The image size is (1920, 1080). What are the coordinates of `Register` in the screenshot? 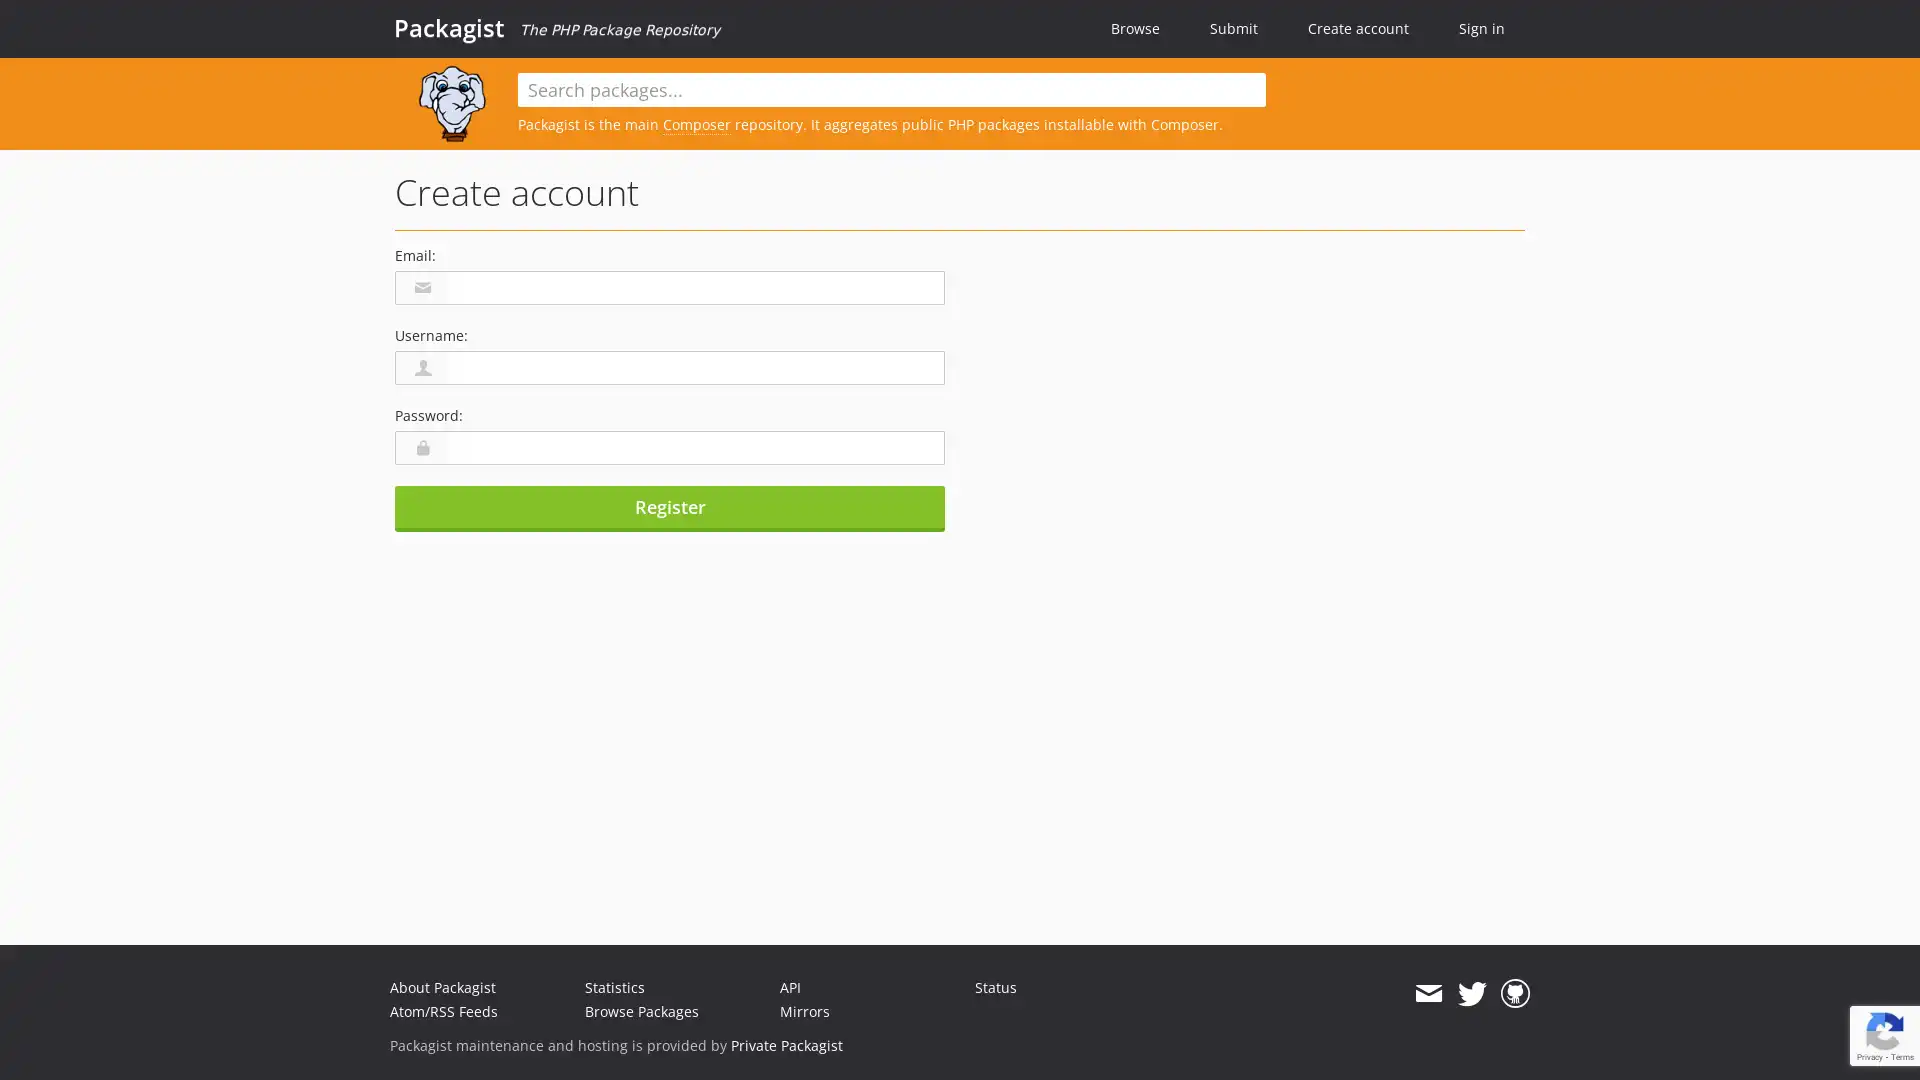 It's located at (670, 508).